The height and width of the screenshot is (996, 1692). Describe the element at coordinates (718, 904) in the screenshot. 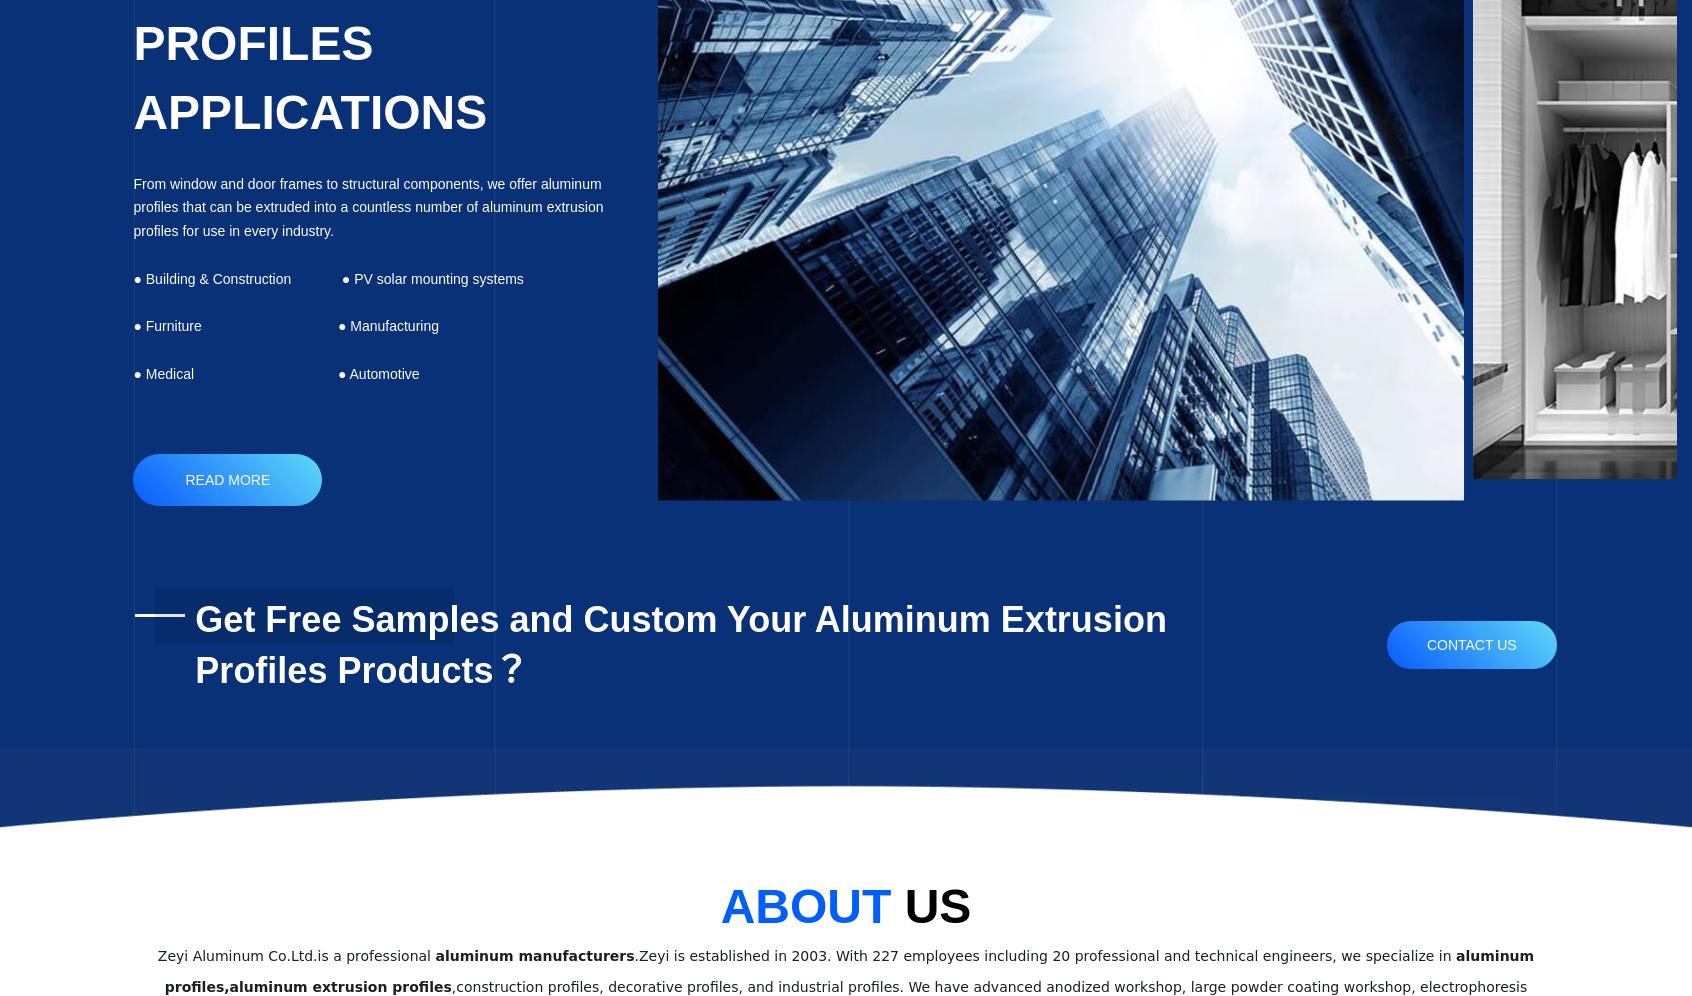

I see `'ABOUT'` at that location.